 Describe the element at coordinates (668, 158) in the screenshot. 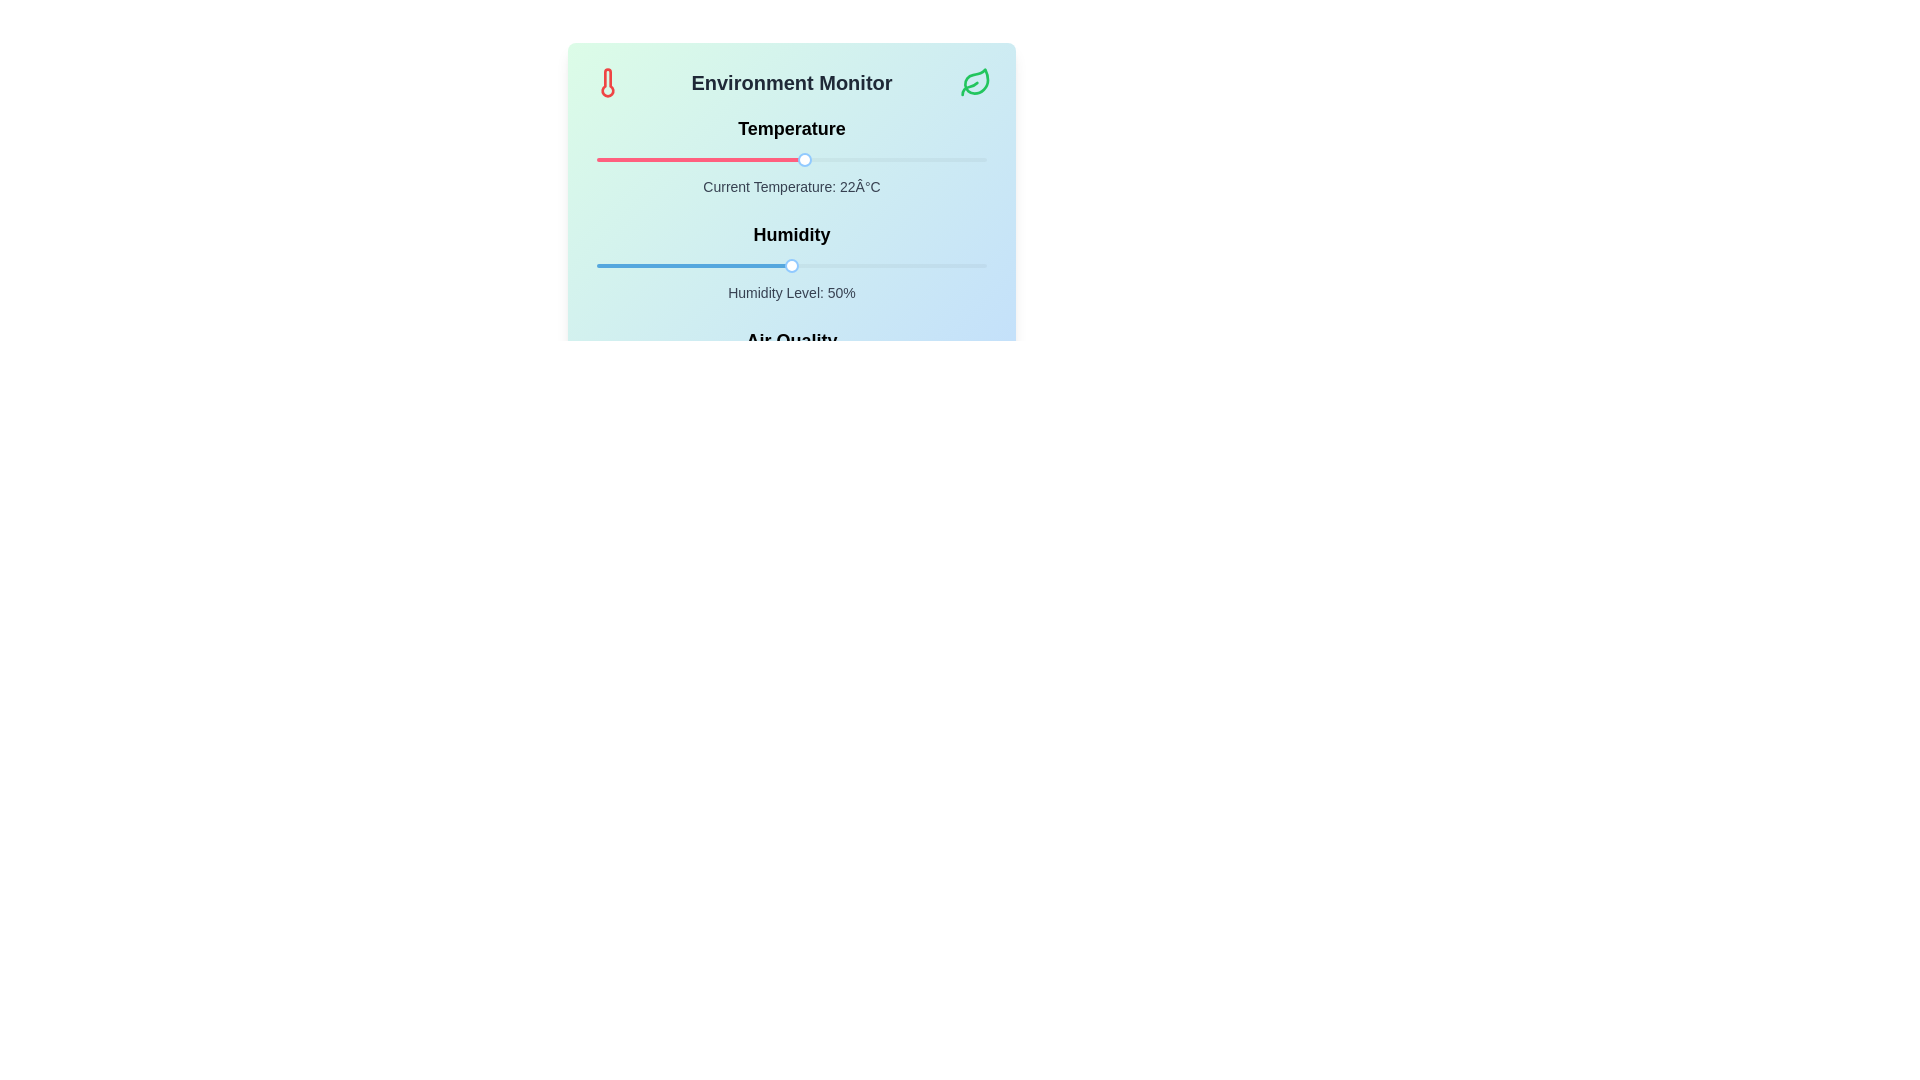

I see `the temperature` at that location.